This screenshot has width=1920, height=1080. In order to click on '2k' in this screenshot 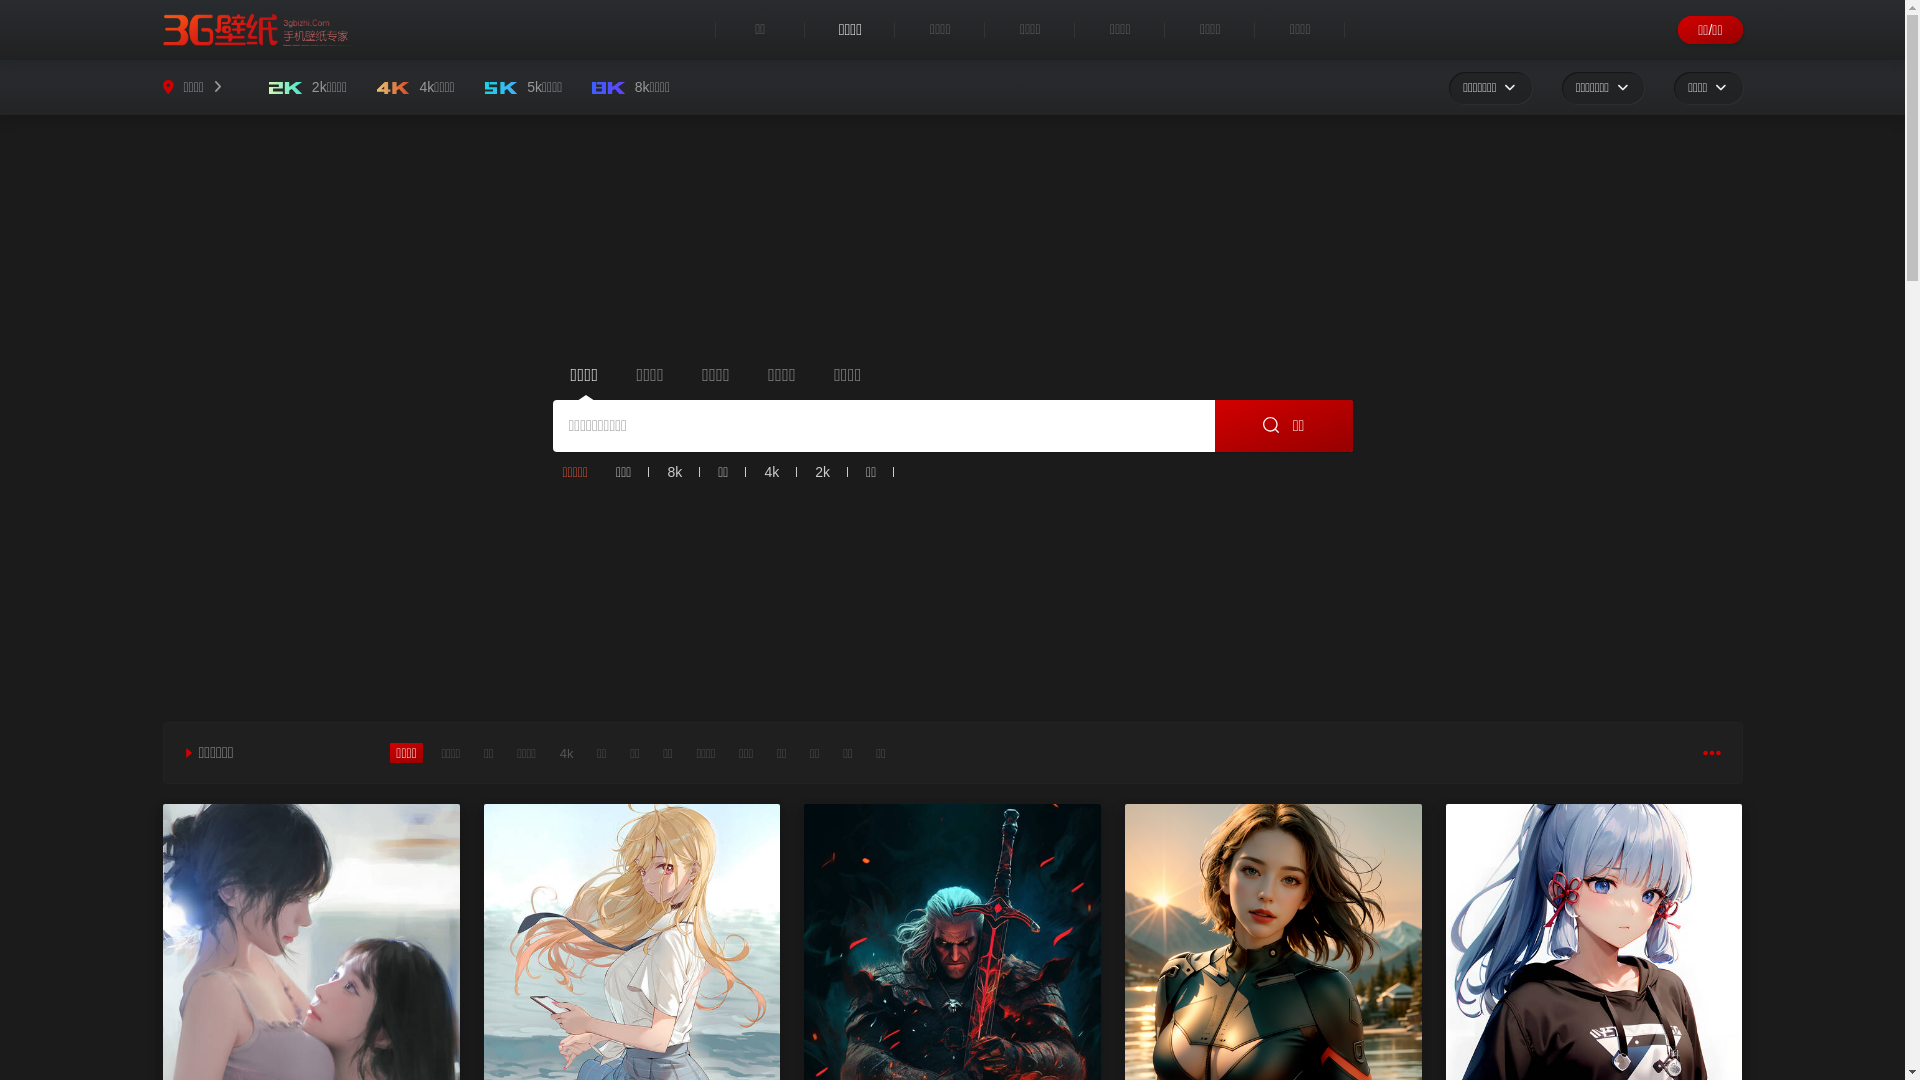, I will do `click(822, 471)`.